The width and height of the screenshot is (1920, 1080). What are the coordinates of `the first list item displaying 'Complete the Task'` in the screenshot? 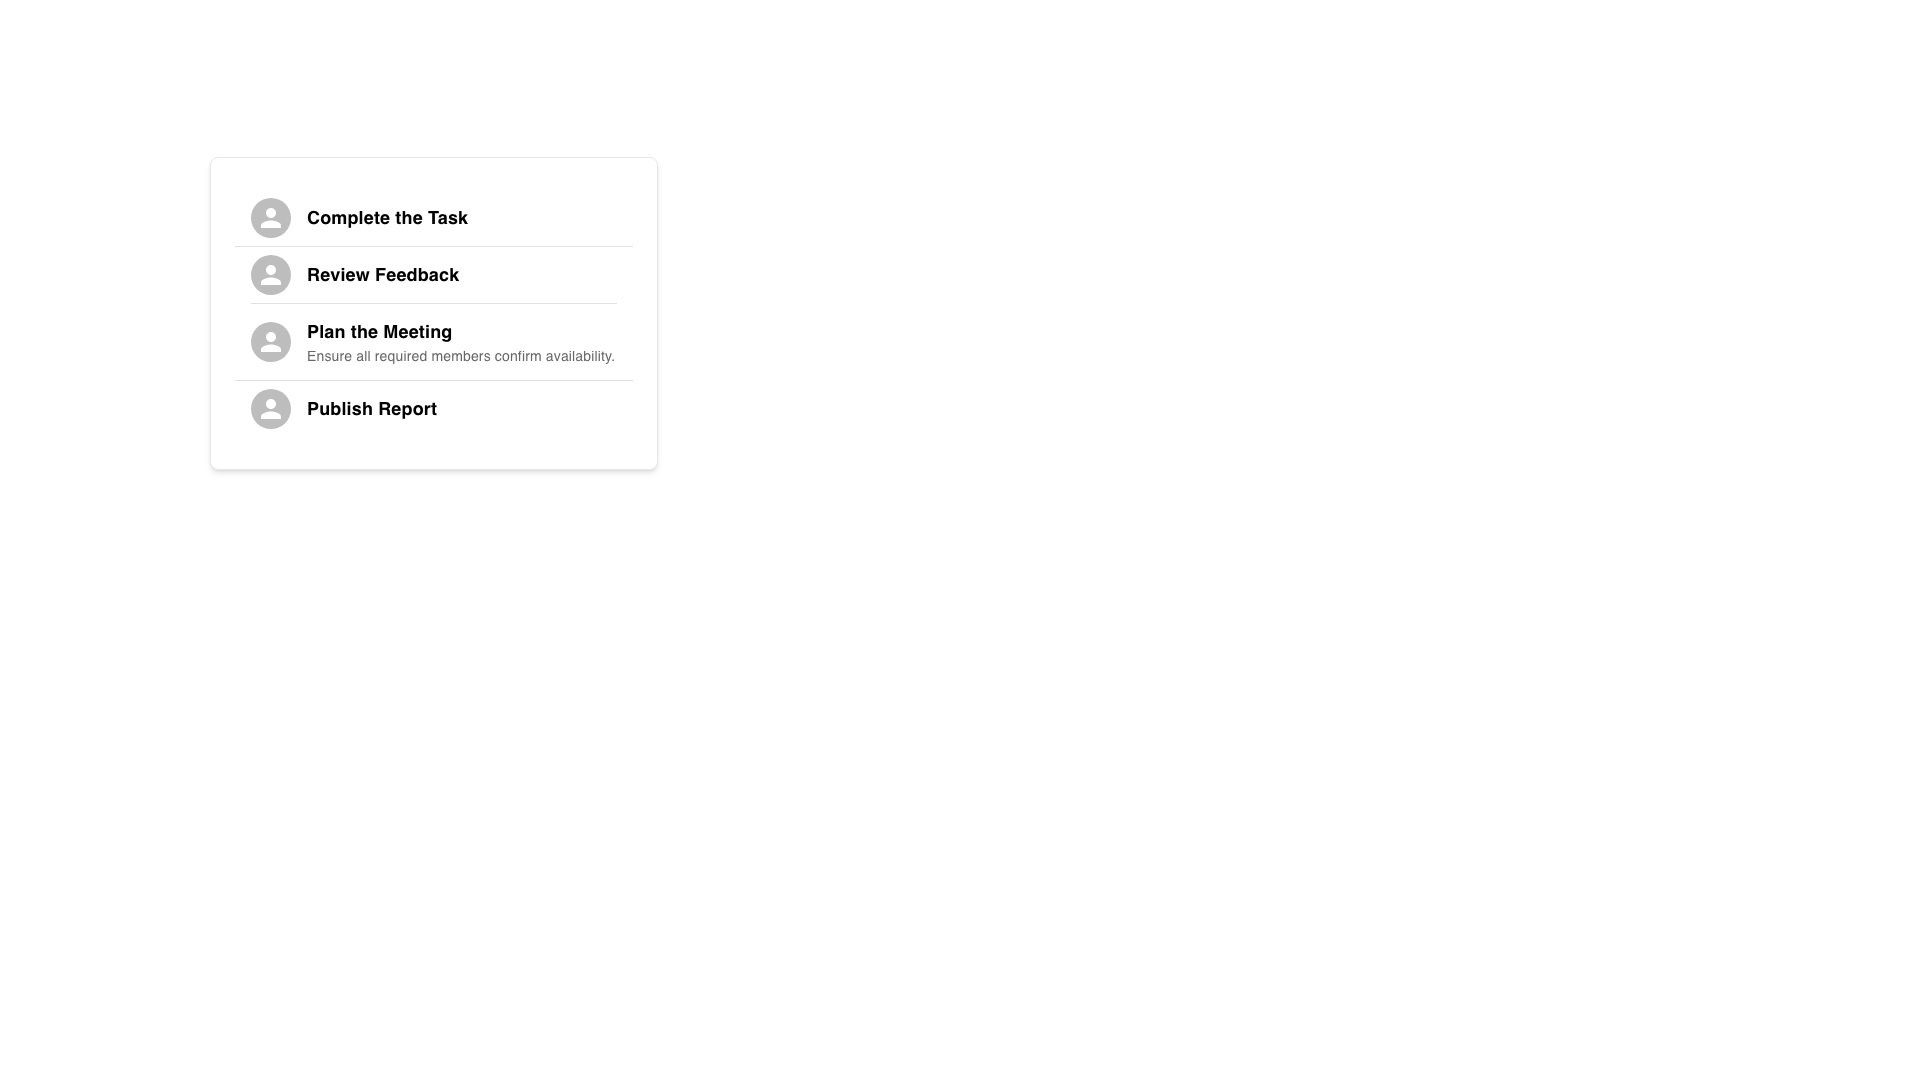 It's located at (432, 218).